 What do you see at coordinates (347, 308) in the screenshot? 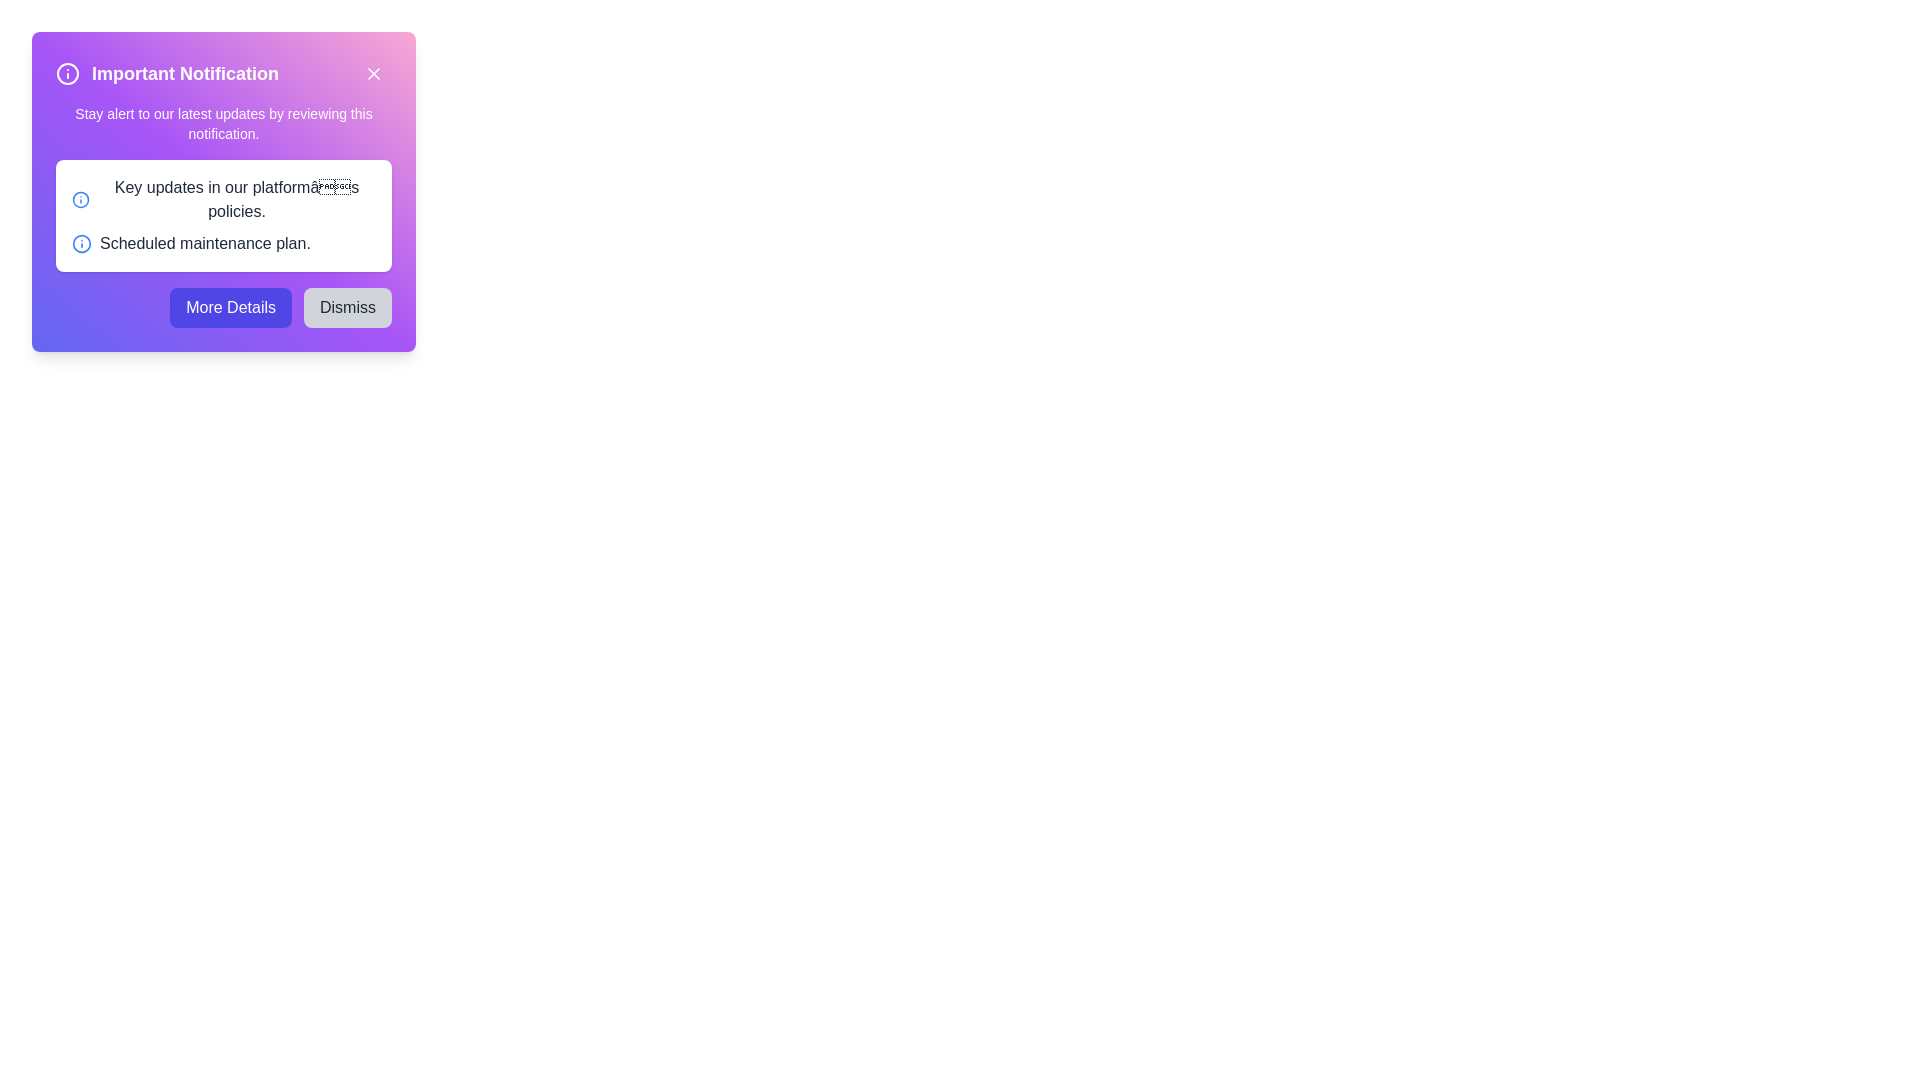
I see `the 'Dismiss' button to close the notification` at bounding box center [347, 308].